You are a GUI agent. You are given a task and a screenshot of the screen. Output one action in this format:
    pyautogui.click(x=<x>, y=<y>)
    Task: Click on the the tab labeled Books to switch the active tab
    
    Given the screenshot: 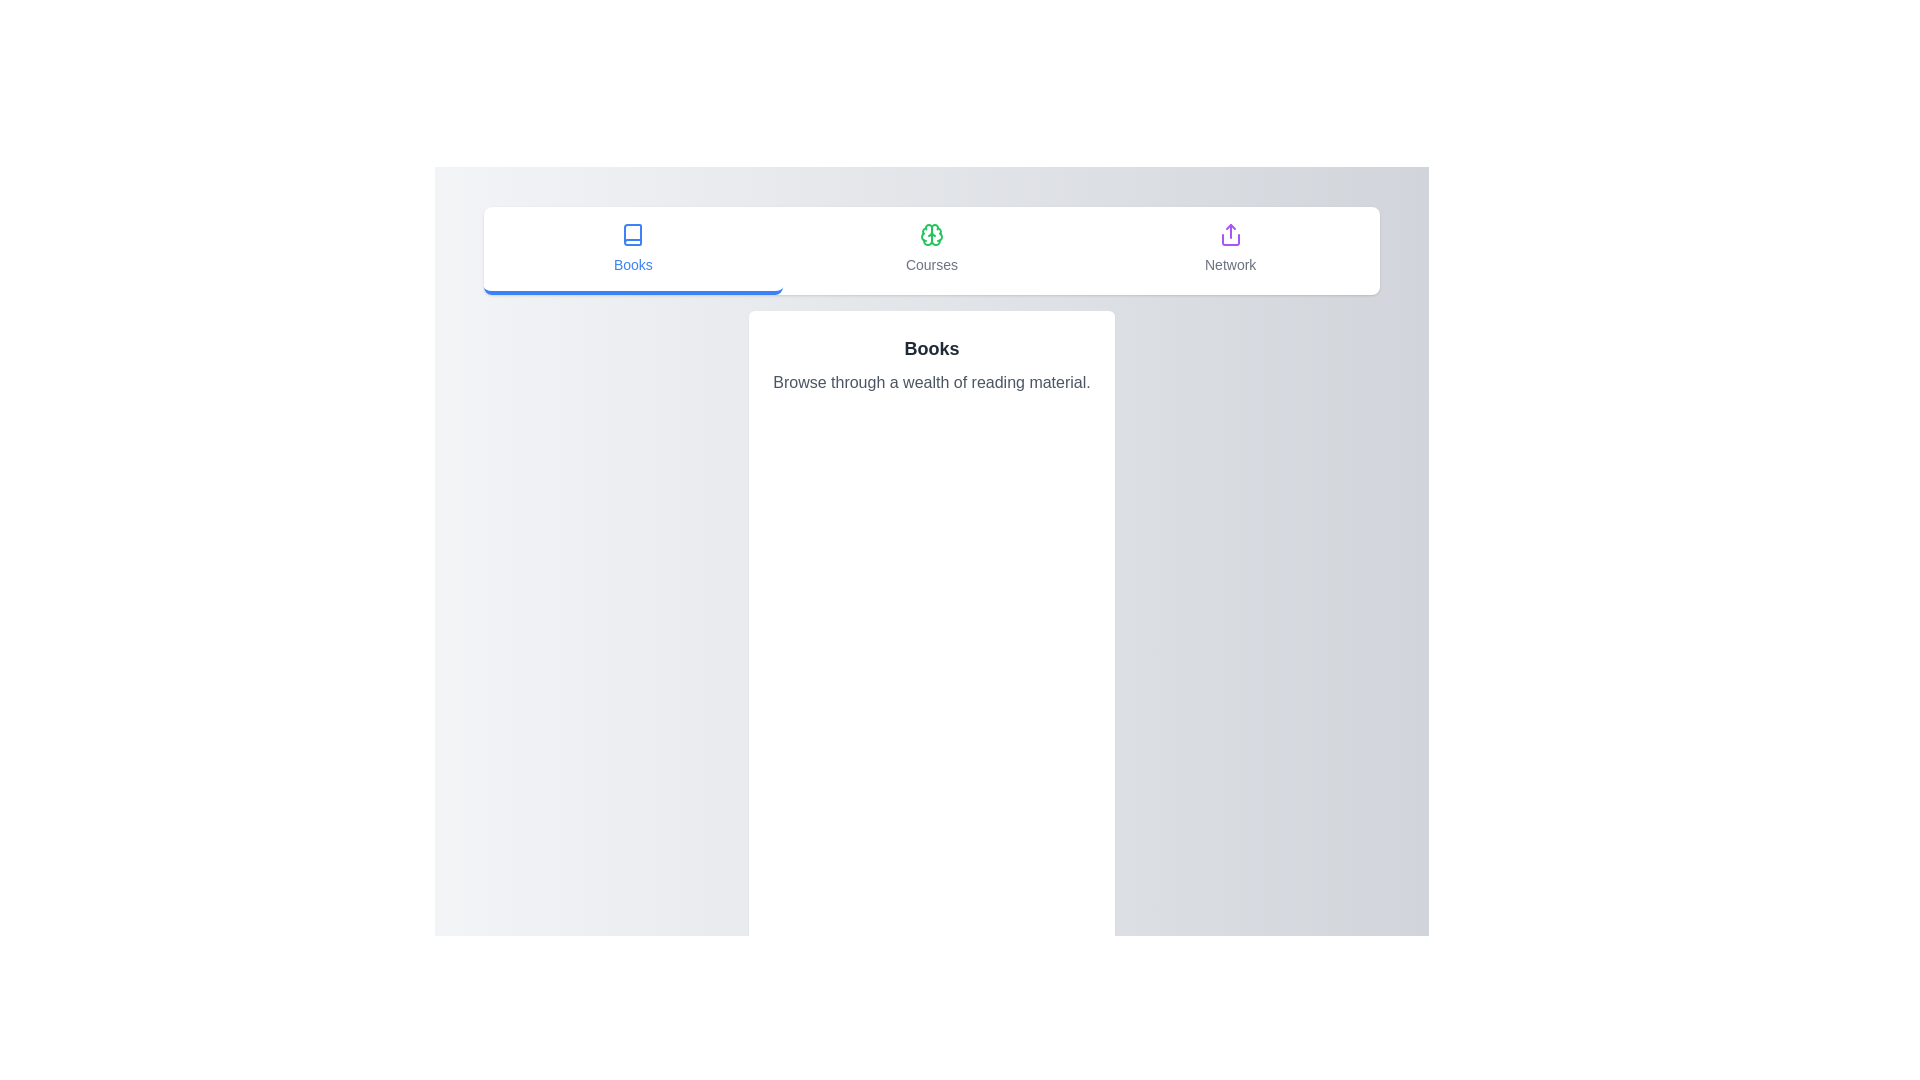 What is the action you would take?
    pyautogui.click(x=632, y=249)
    